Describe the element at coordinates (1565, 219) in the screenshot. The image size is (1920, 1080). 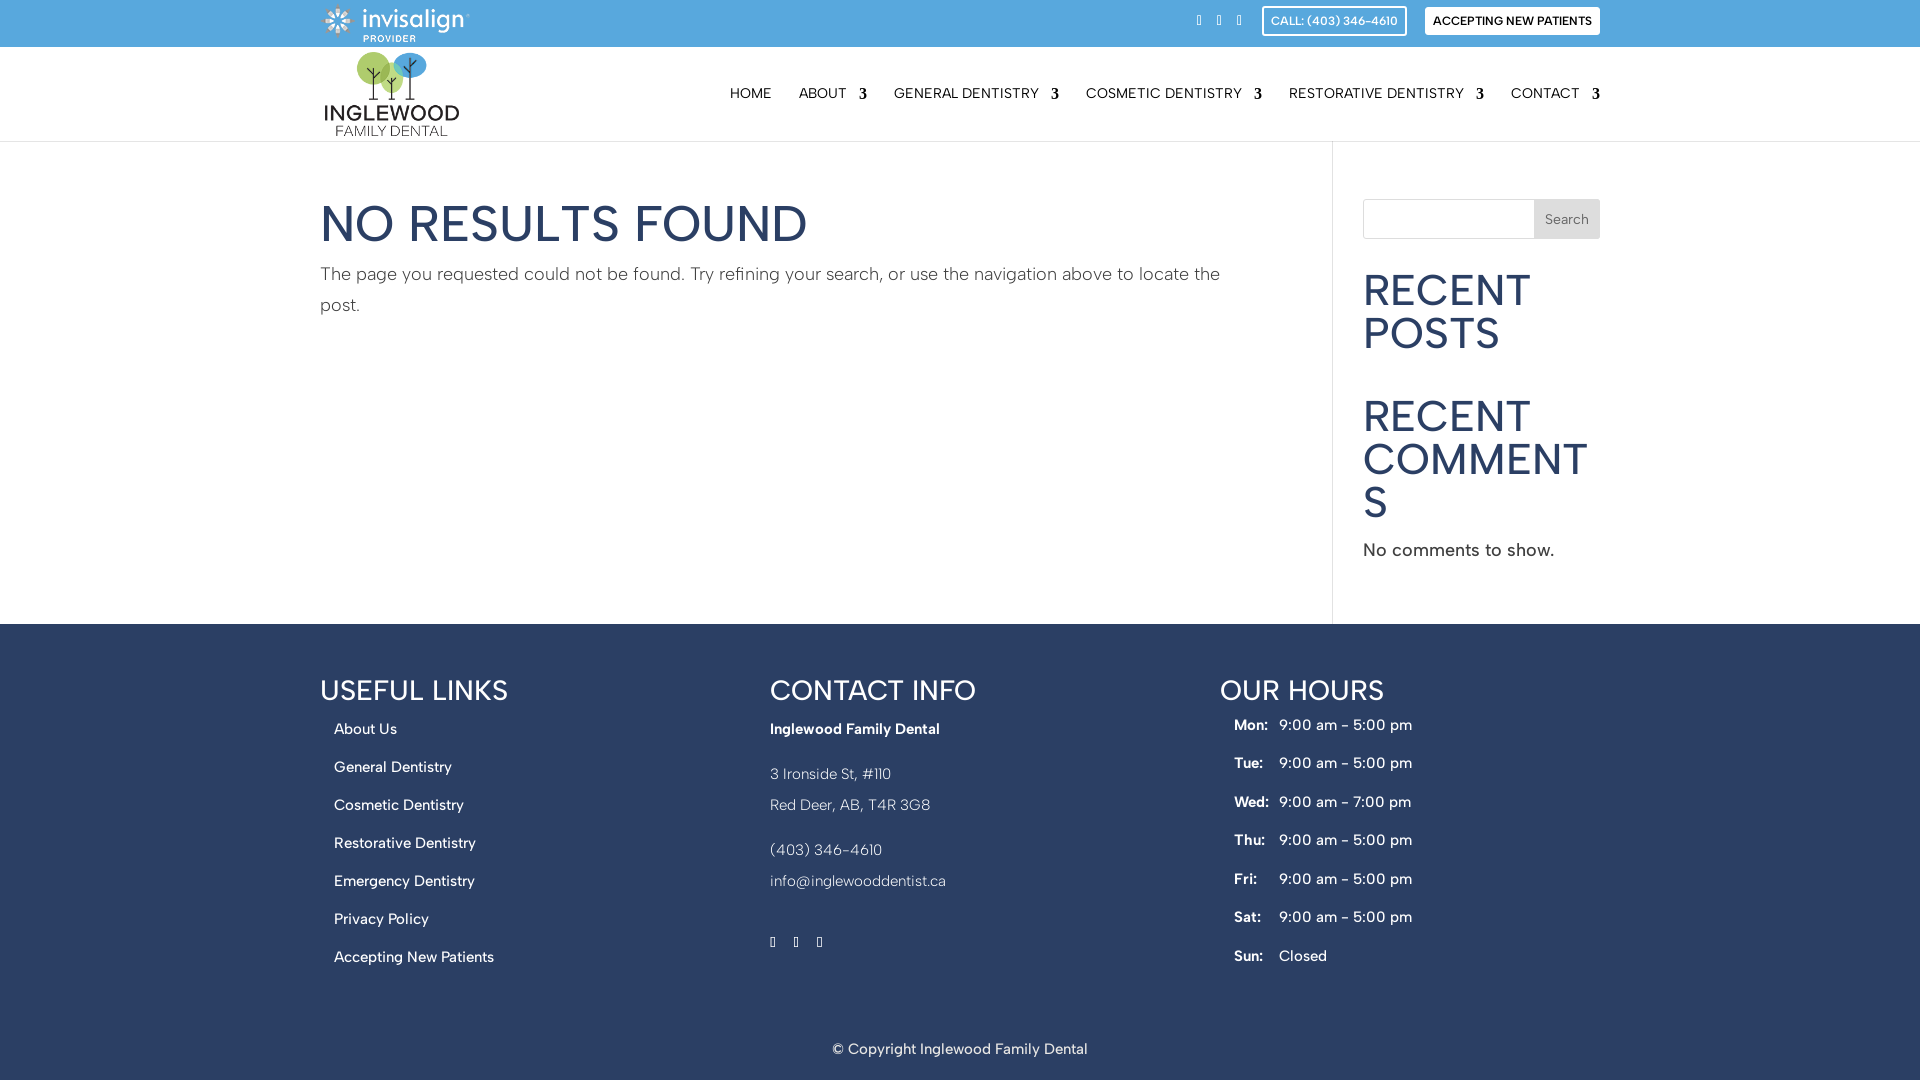
I see `'Search'` at that location.